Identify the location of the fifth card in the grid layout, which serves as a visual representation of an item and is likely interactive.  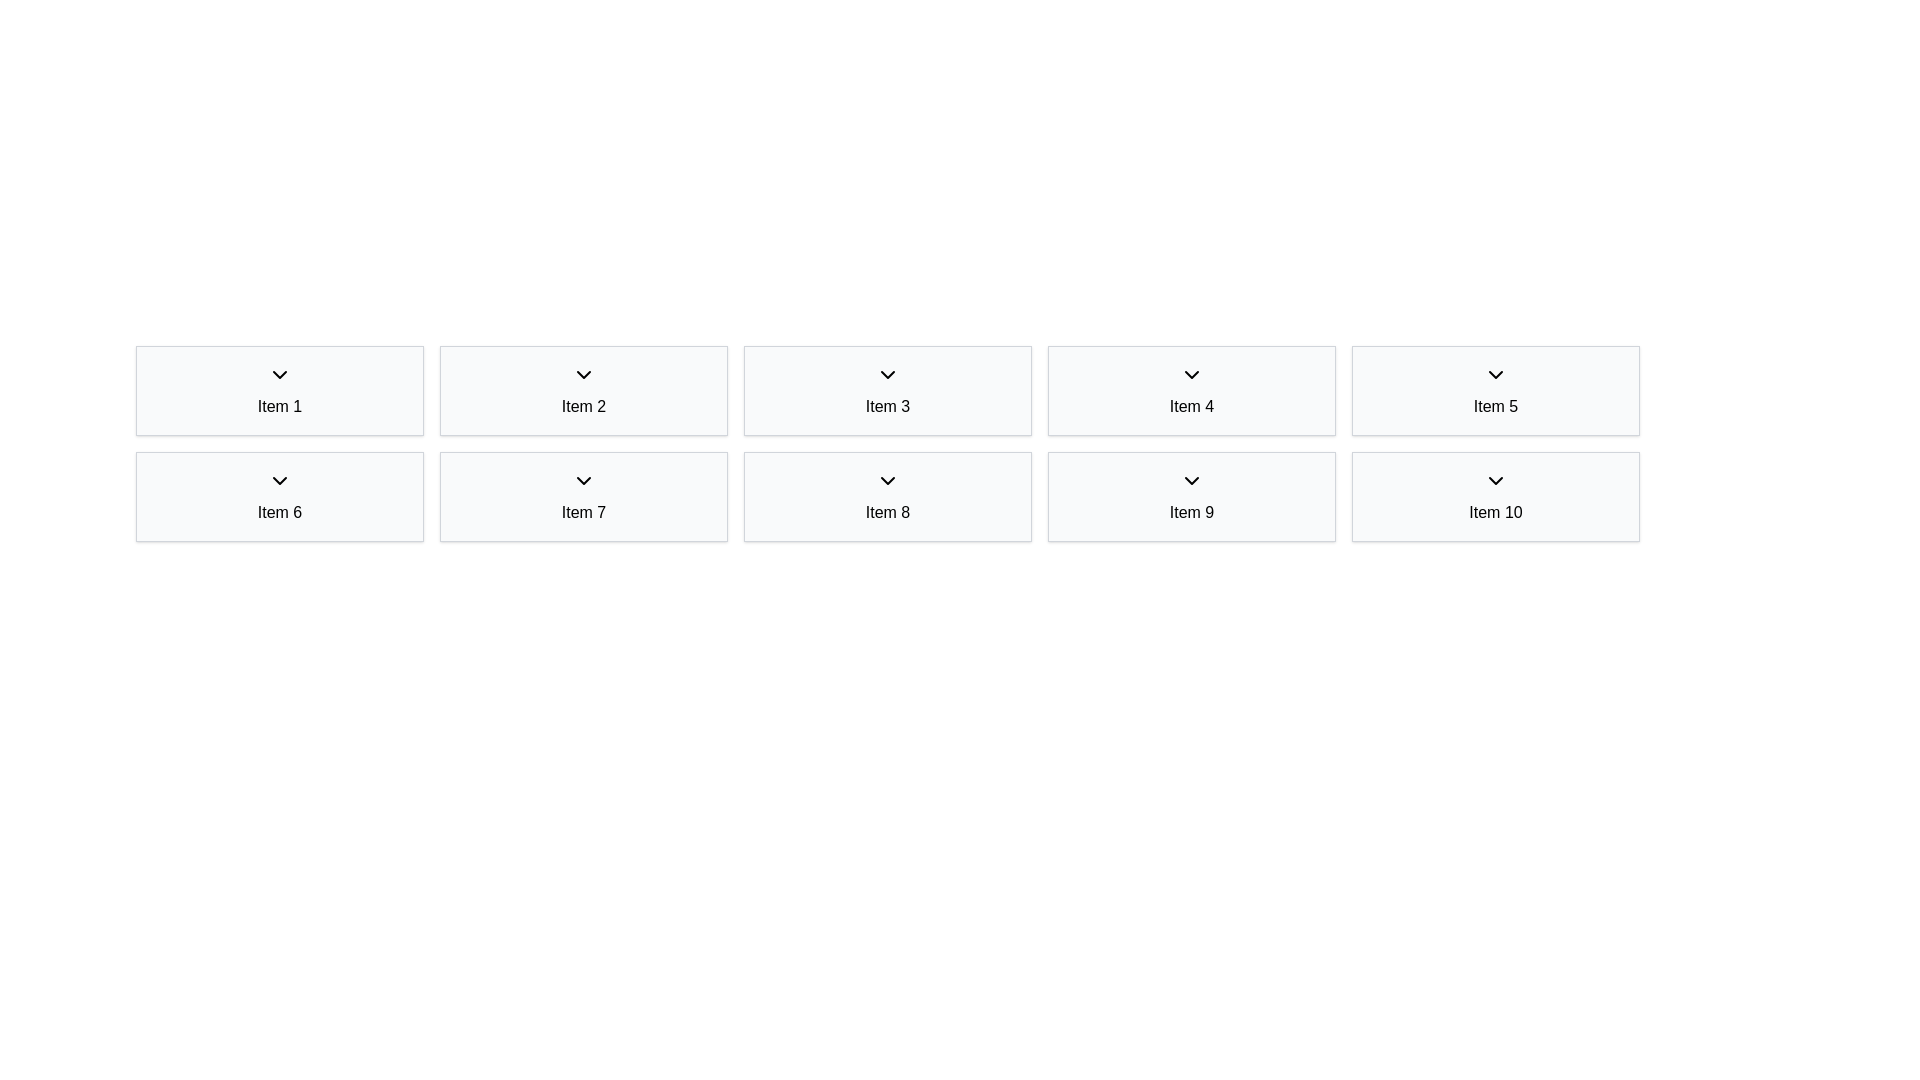
(1496, 390).